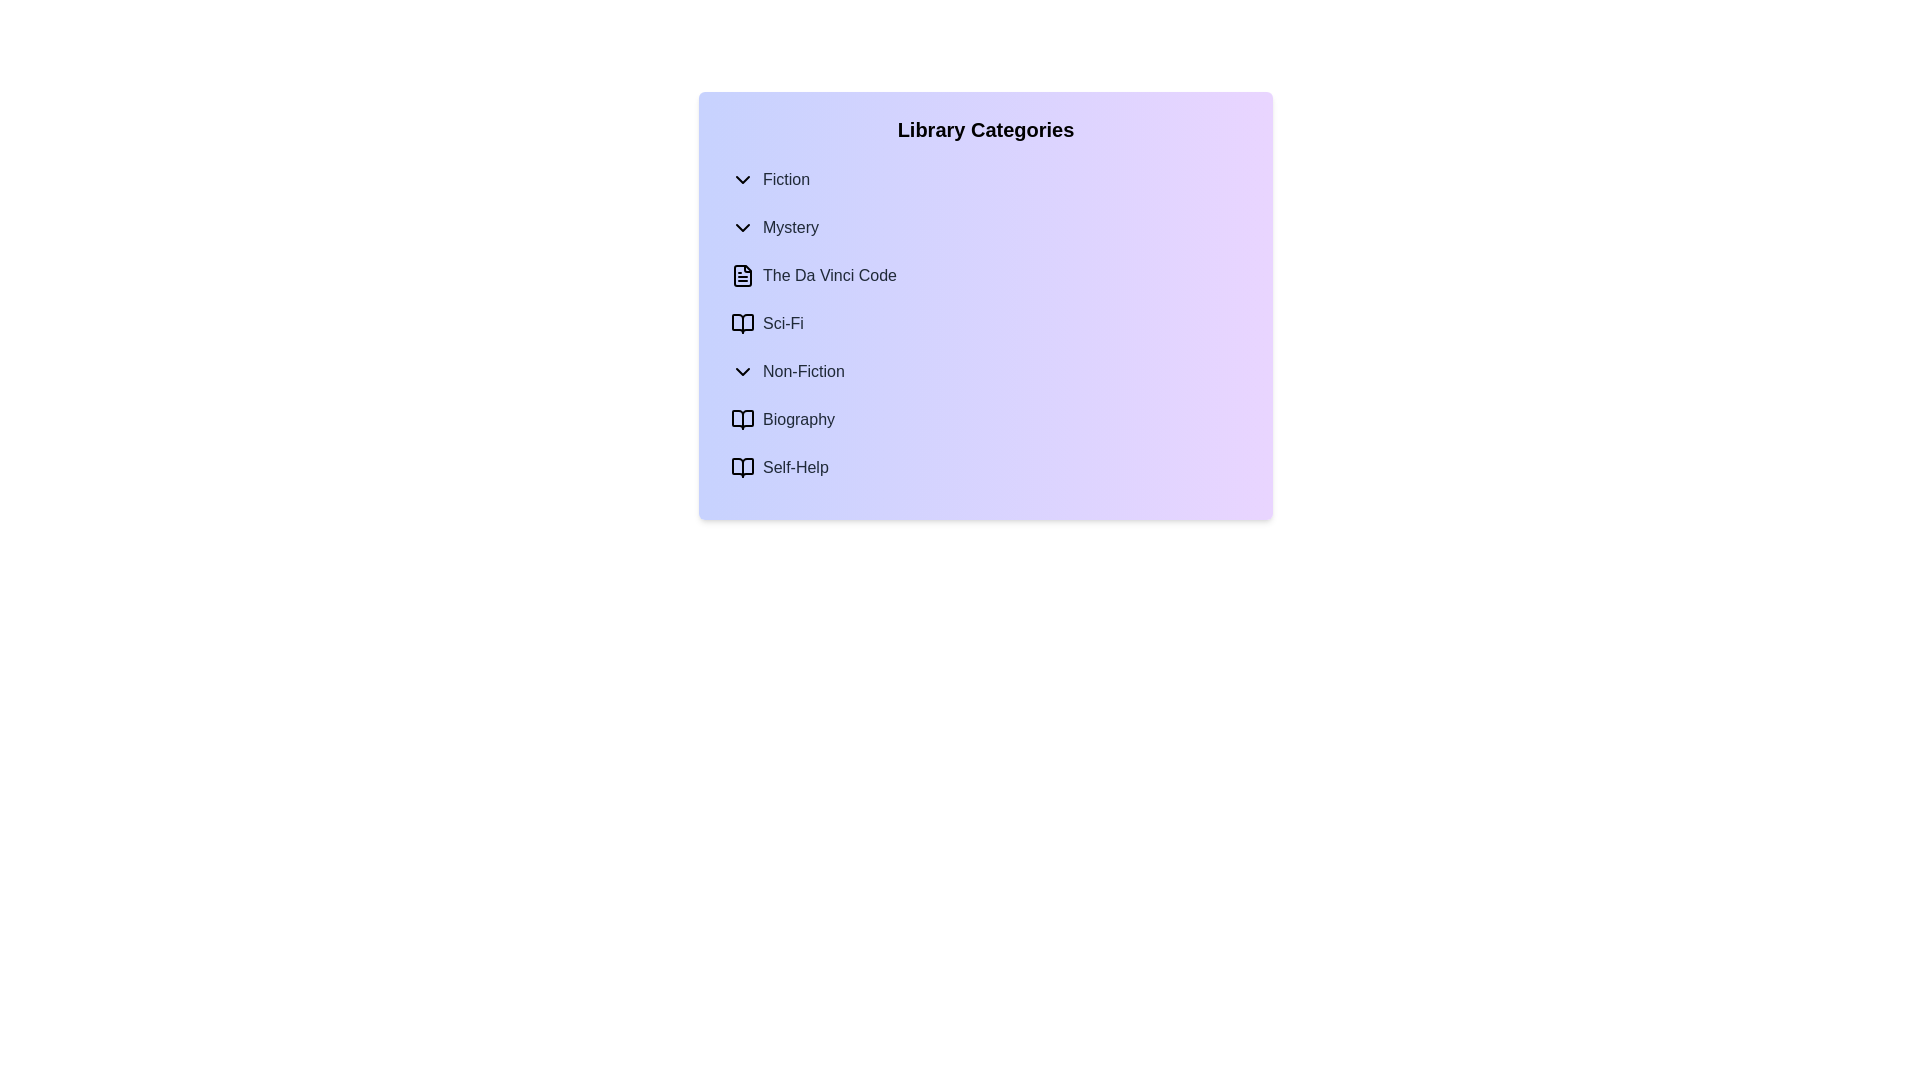  Describe the element at coordinates (830, 276) in the screenshot. I see `the text label for 'The Da Vinci Code' located in the expanded 'Mystery' section of the 'Library Categories' widget` at that location.